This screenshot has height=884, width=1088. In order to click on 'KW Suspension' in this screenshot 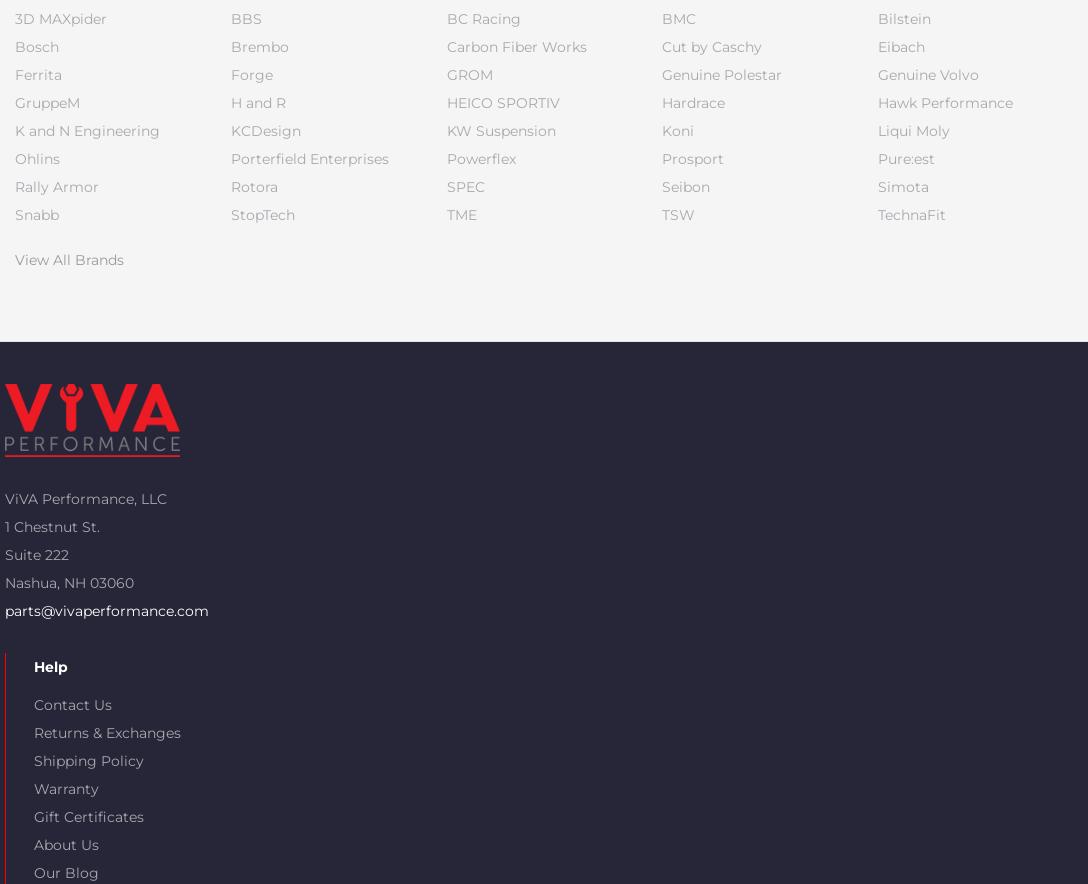, I will do `click(499, 130)`.